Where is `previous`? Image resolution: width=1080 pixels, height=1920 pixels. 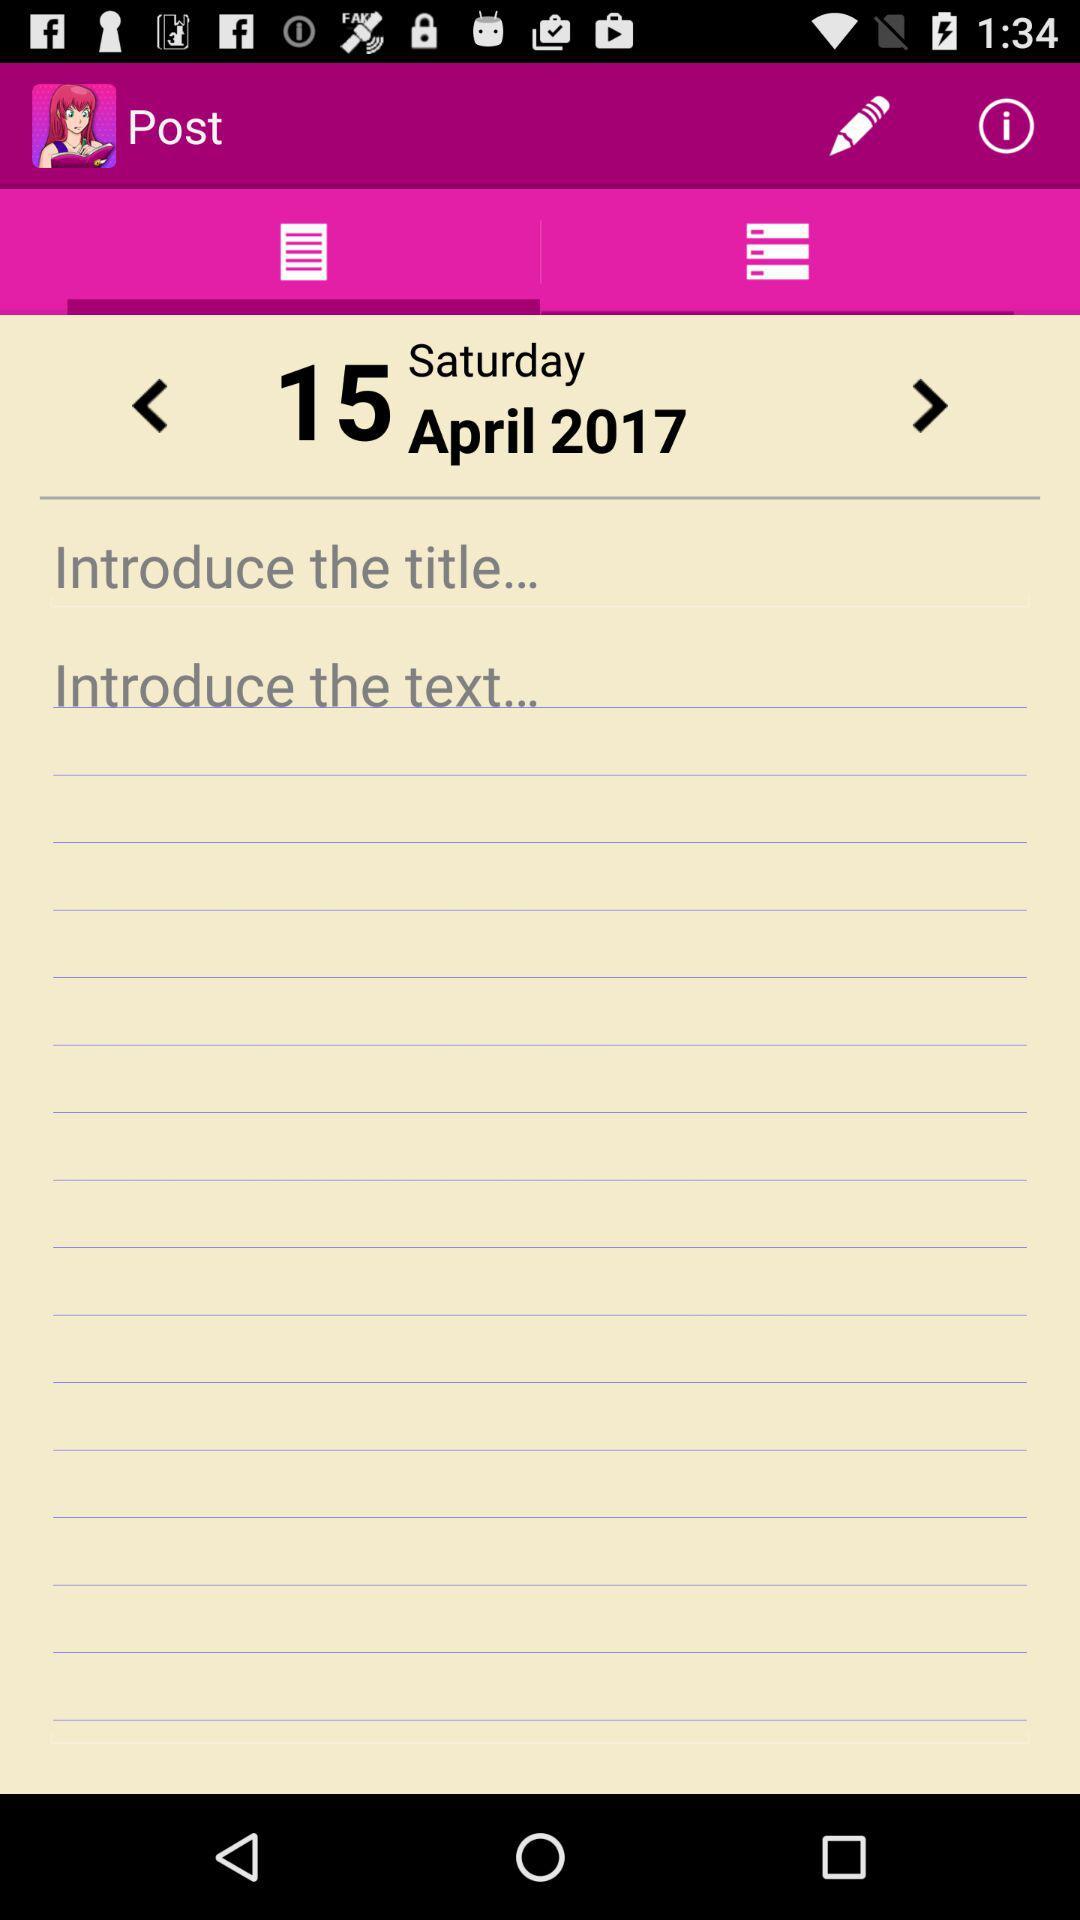 previous is located at coordinates (148, 404).